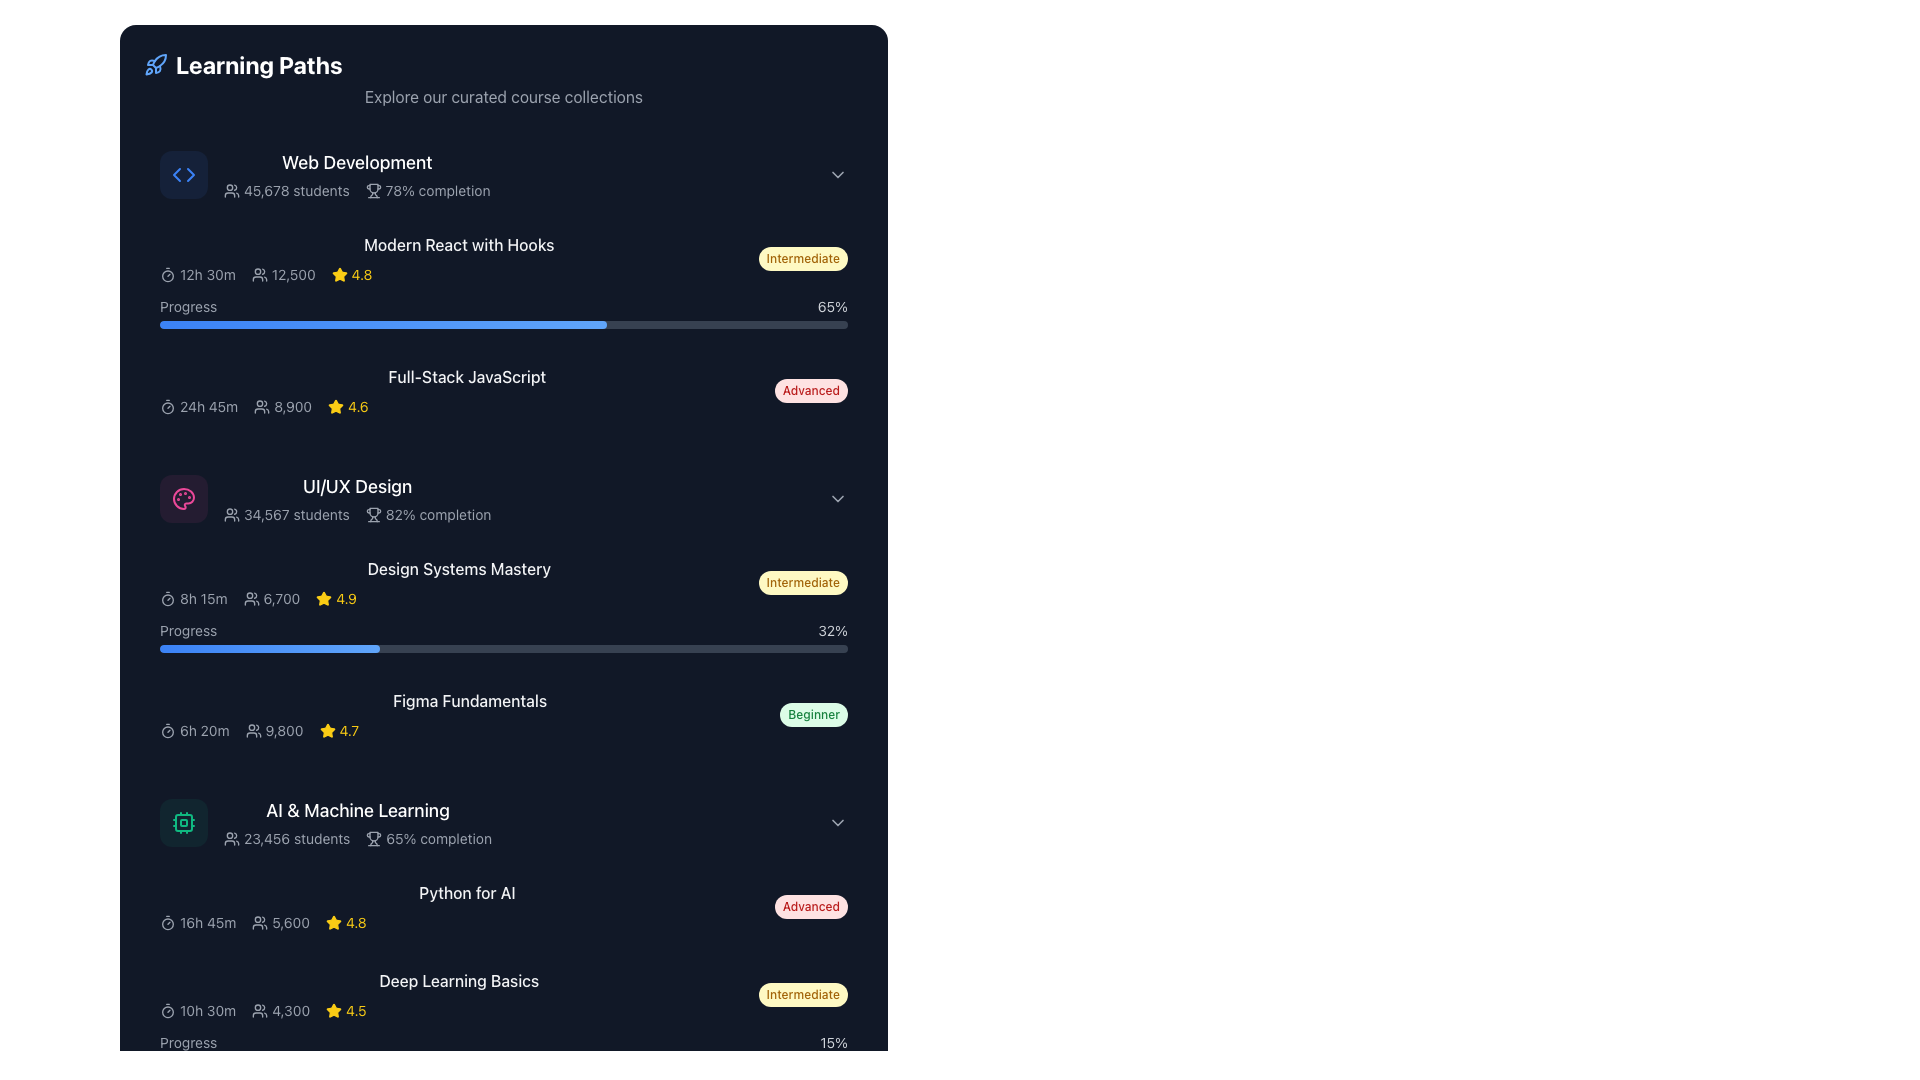  Describe the element at coordinates (336, 597) in the screenshot. I see `the Rating display element showing the average rating of the 'Design Systems Mastery' course, which is positioned under the 'Learning Paths' section, to the right of the student count text '6,700' and above the progress bar` at that location.